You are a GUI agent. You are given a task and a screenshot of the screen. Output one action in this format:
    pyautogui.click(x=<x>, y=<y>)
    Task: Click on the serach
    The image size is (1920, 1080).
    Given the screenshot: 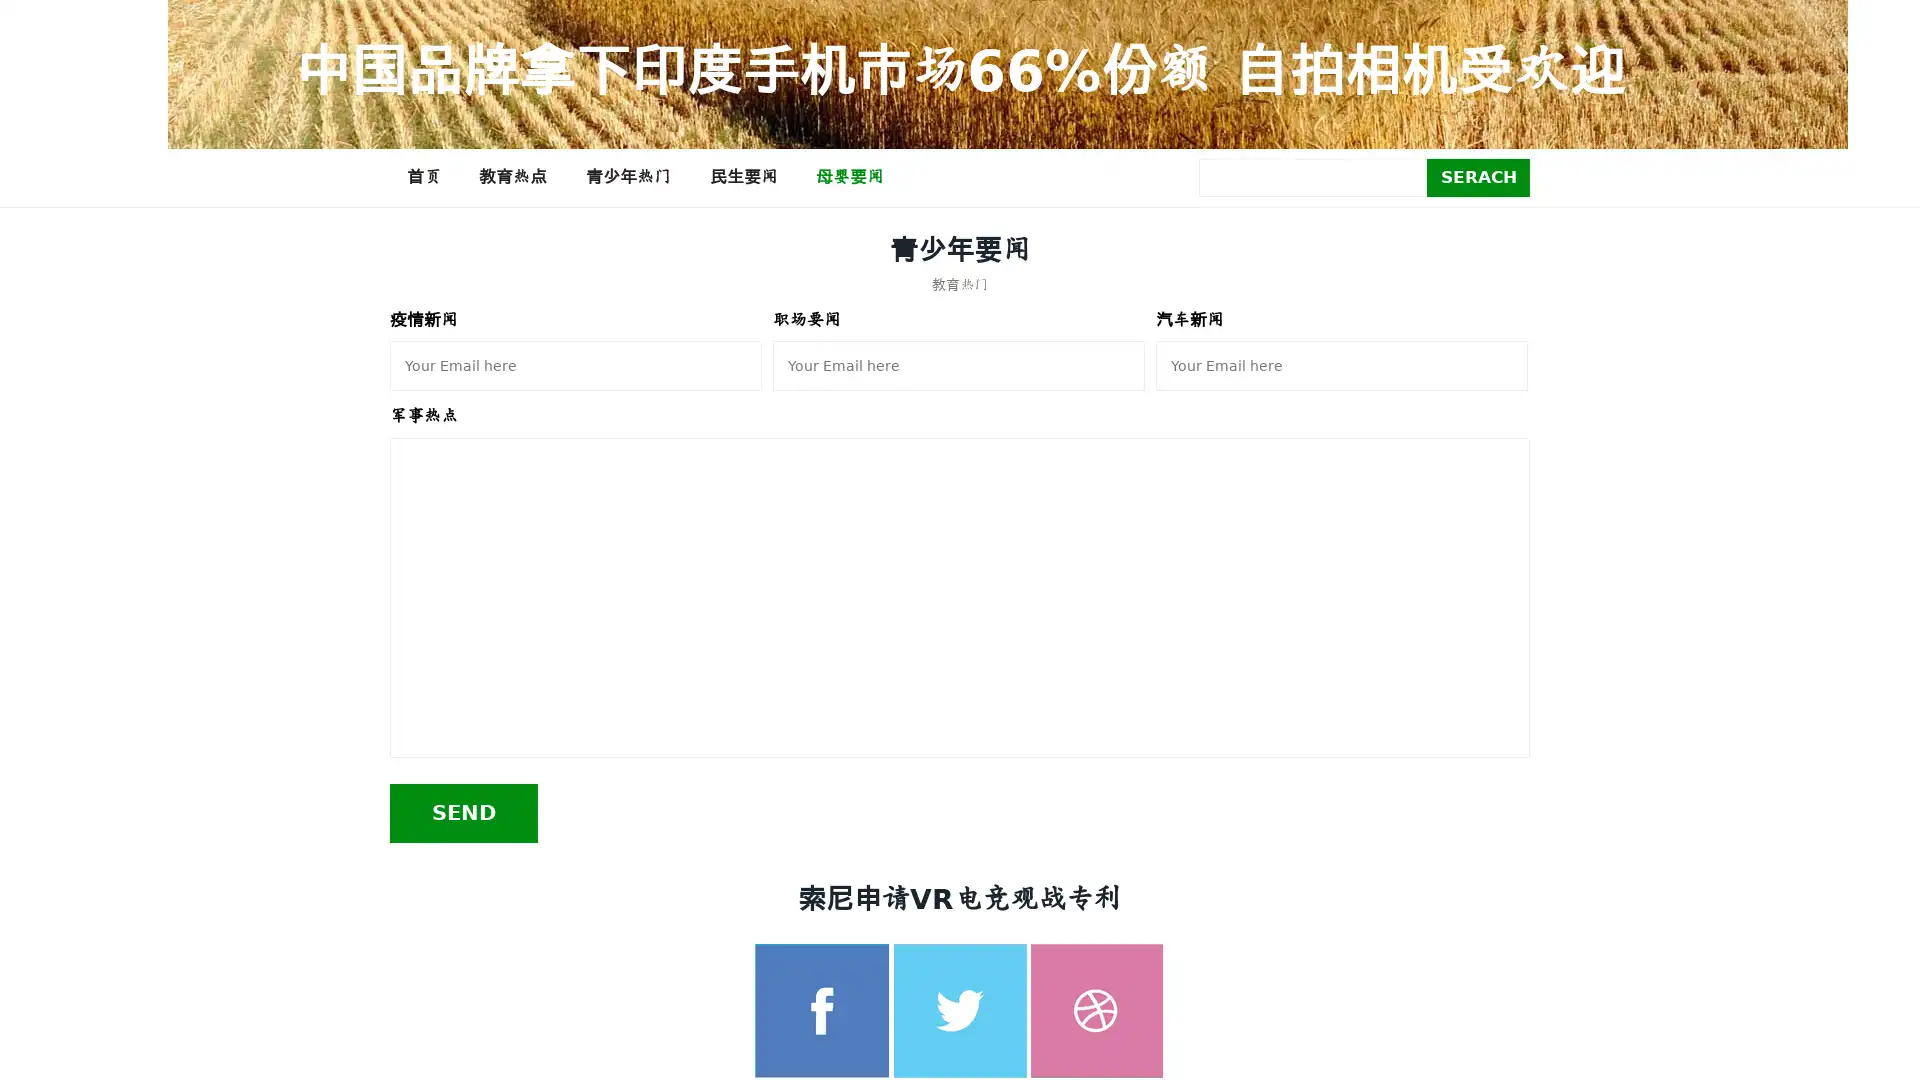 What is the action you would take?
    pyautogui.click(x=1478, y=176)
    